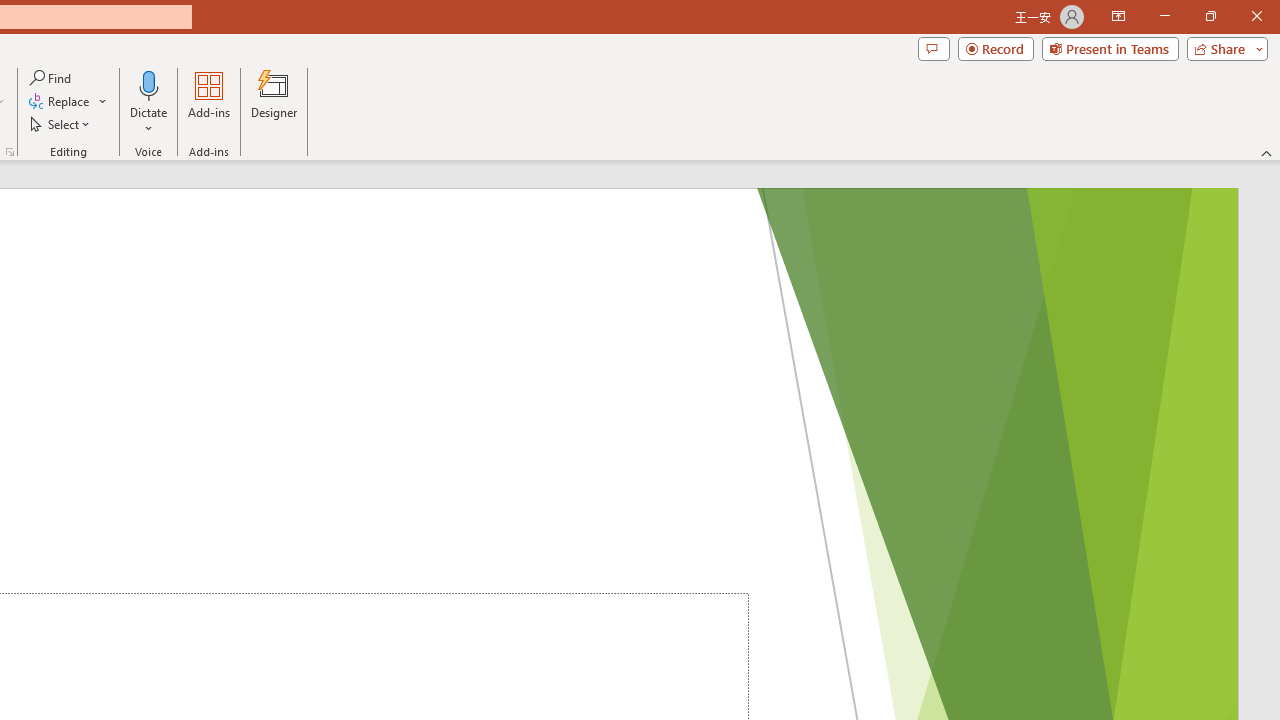  I want to click on 'Comments', so click(932, 47).